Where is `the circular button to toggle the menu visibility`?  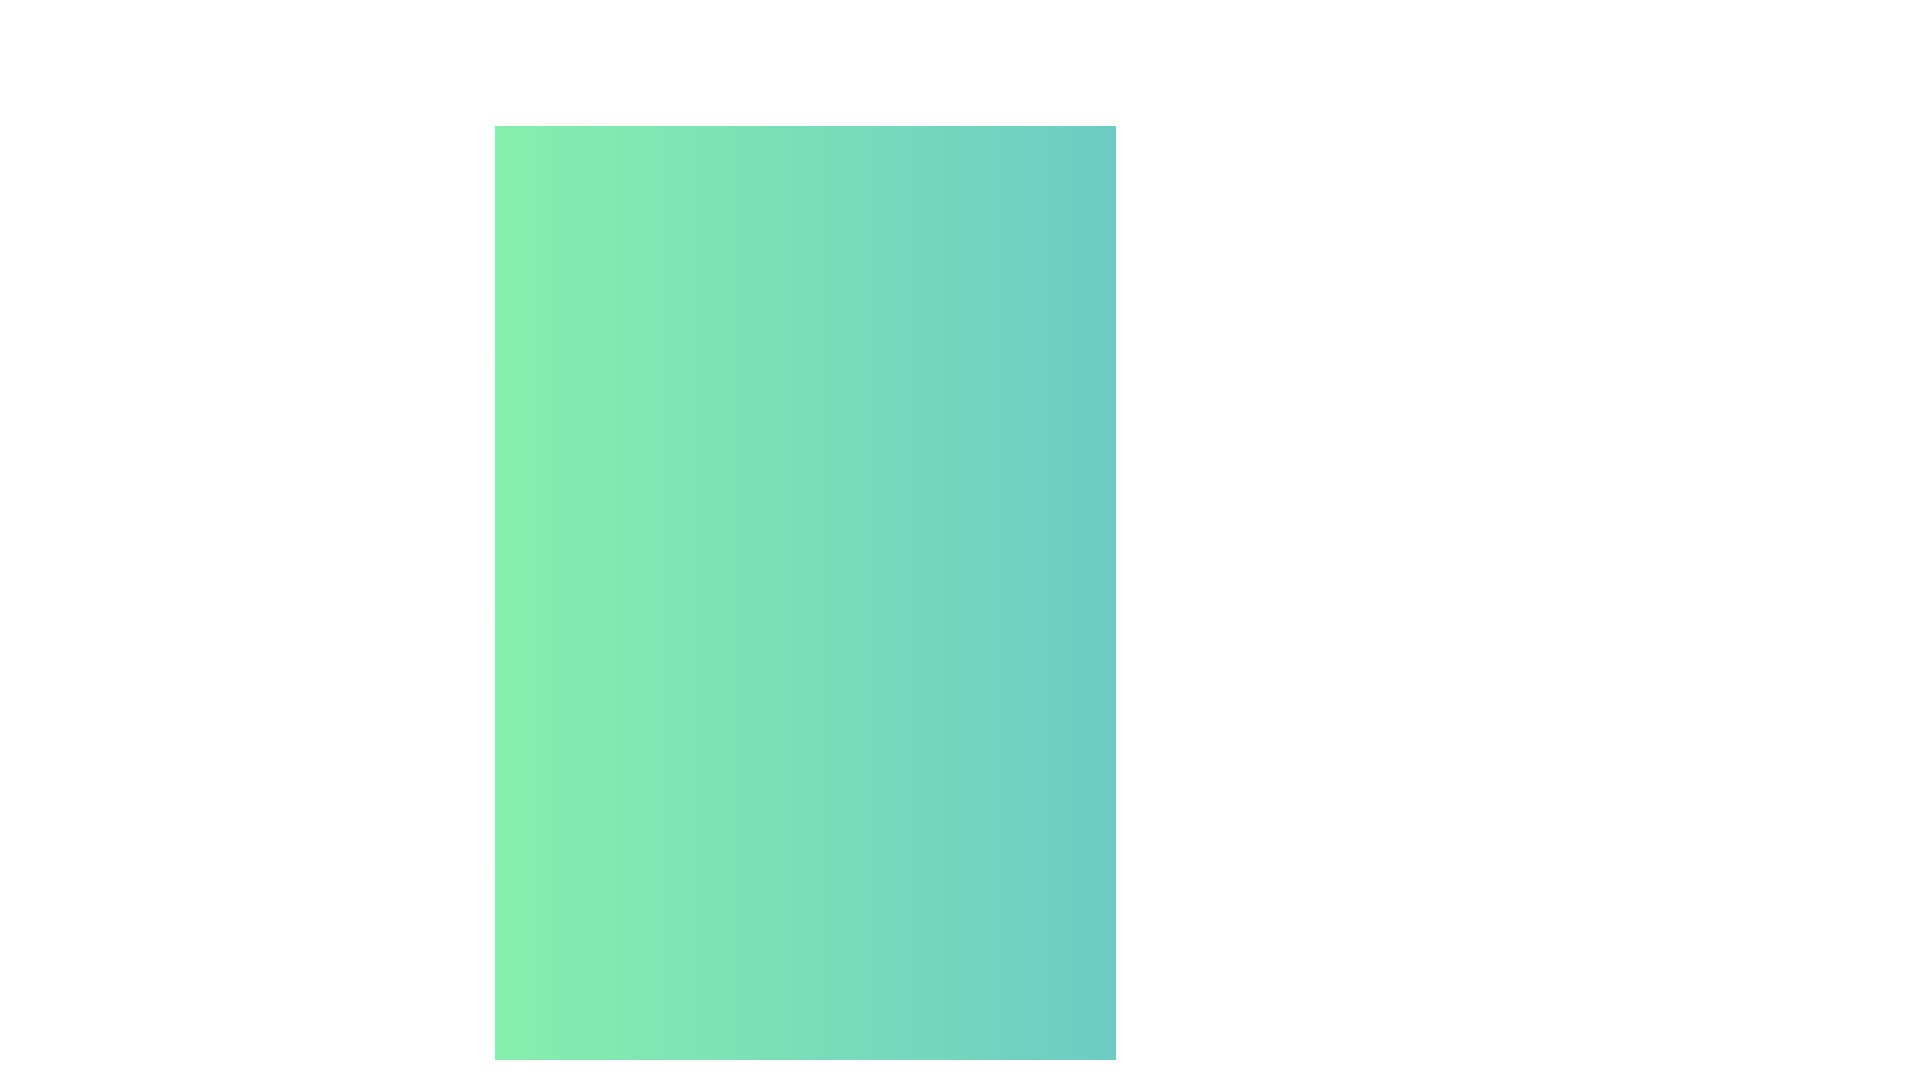
the circular button to toggle the menu visibility is located at coordinates (1454, 666).